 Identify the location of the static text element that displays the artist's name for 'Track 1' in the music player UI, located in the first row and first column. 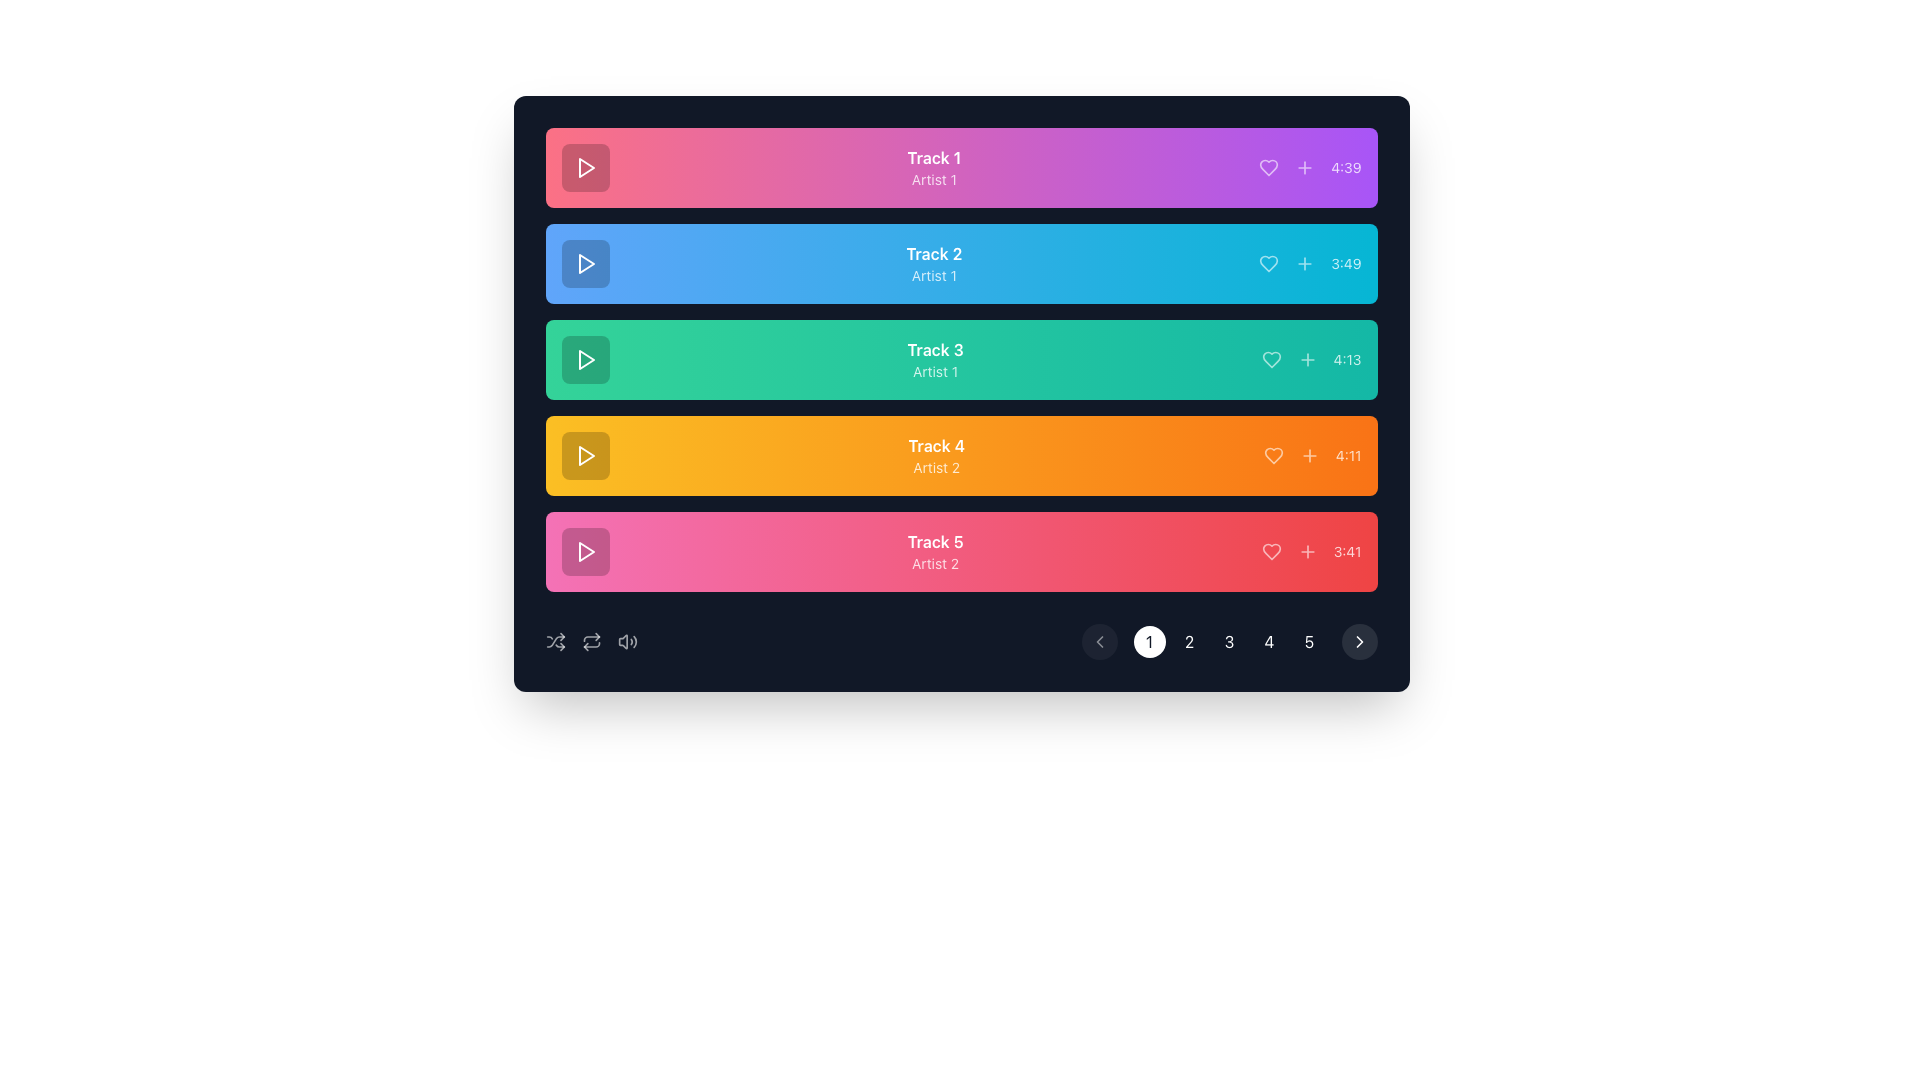
(933, 180).